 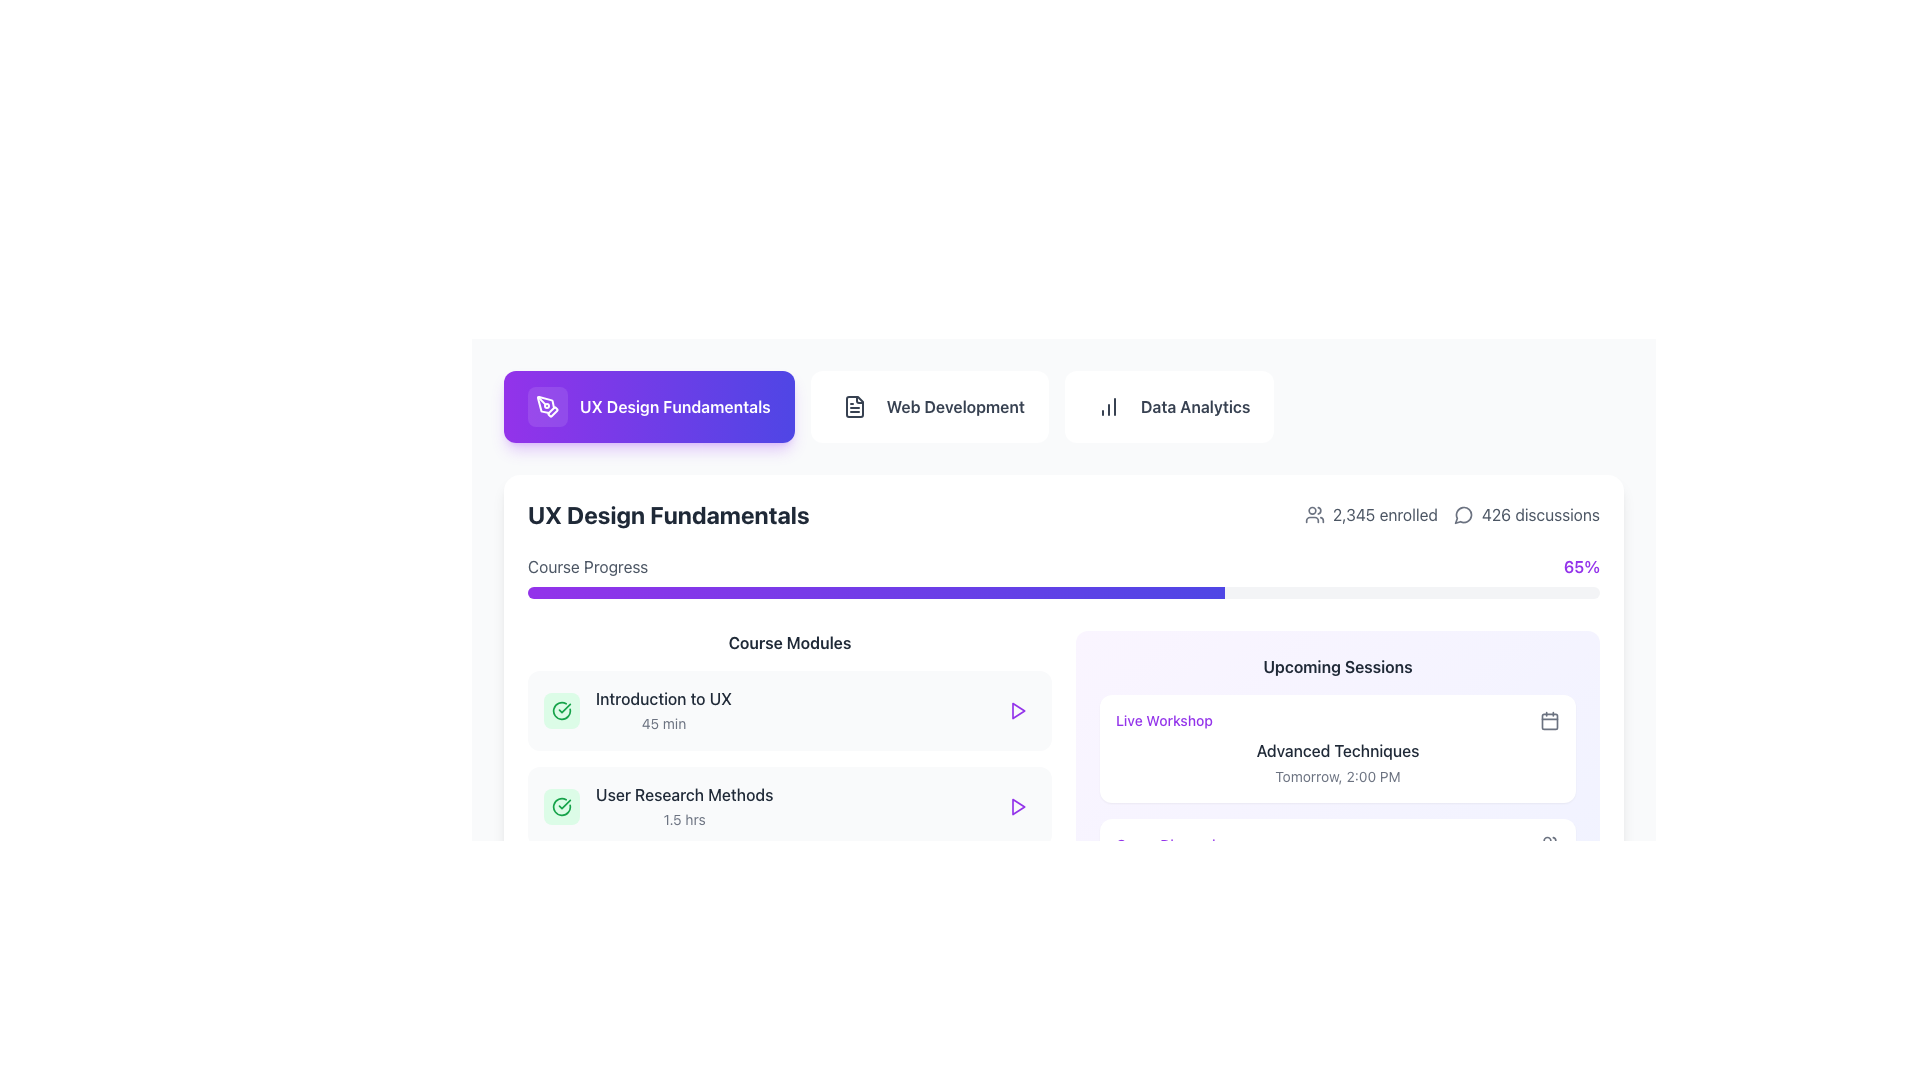 What do you see at coordinates (1549, 844) in the screenshot?
I see `the user or group-related icon located at the bottom-right corner of the 'Group Discussion' section` at bounding box center [1549, 844].